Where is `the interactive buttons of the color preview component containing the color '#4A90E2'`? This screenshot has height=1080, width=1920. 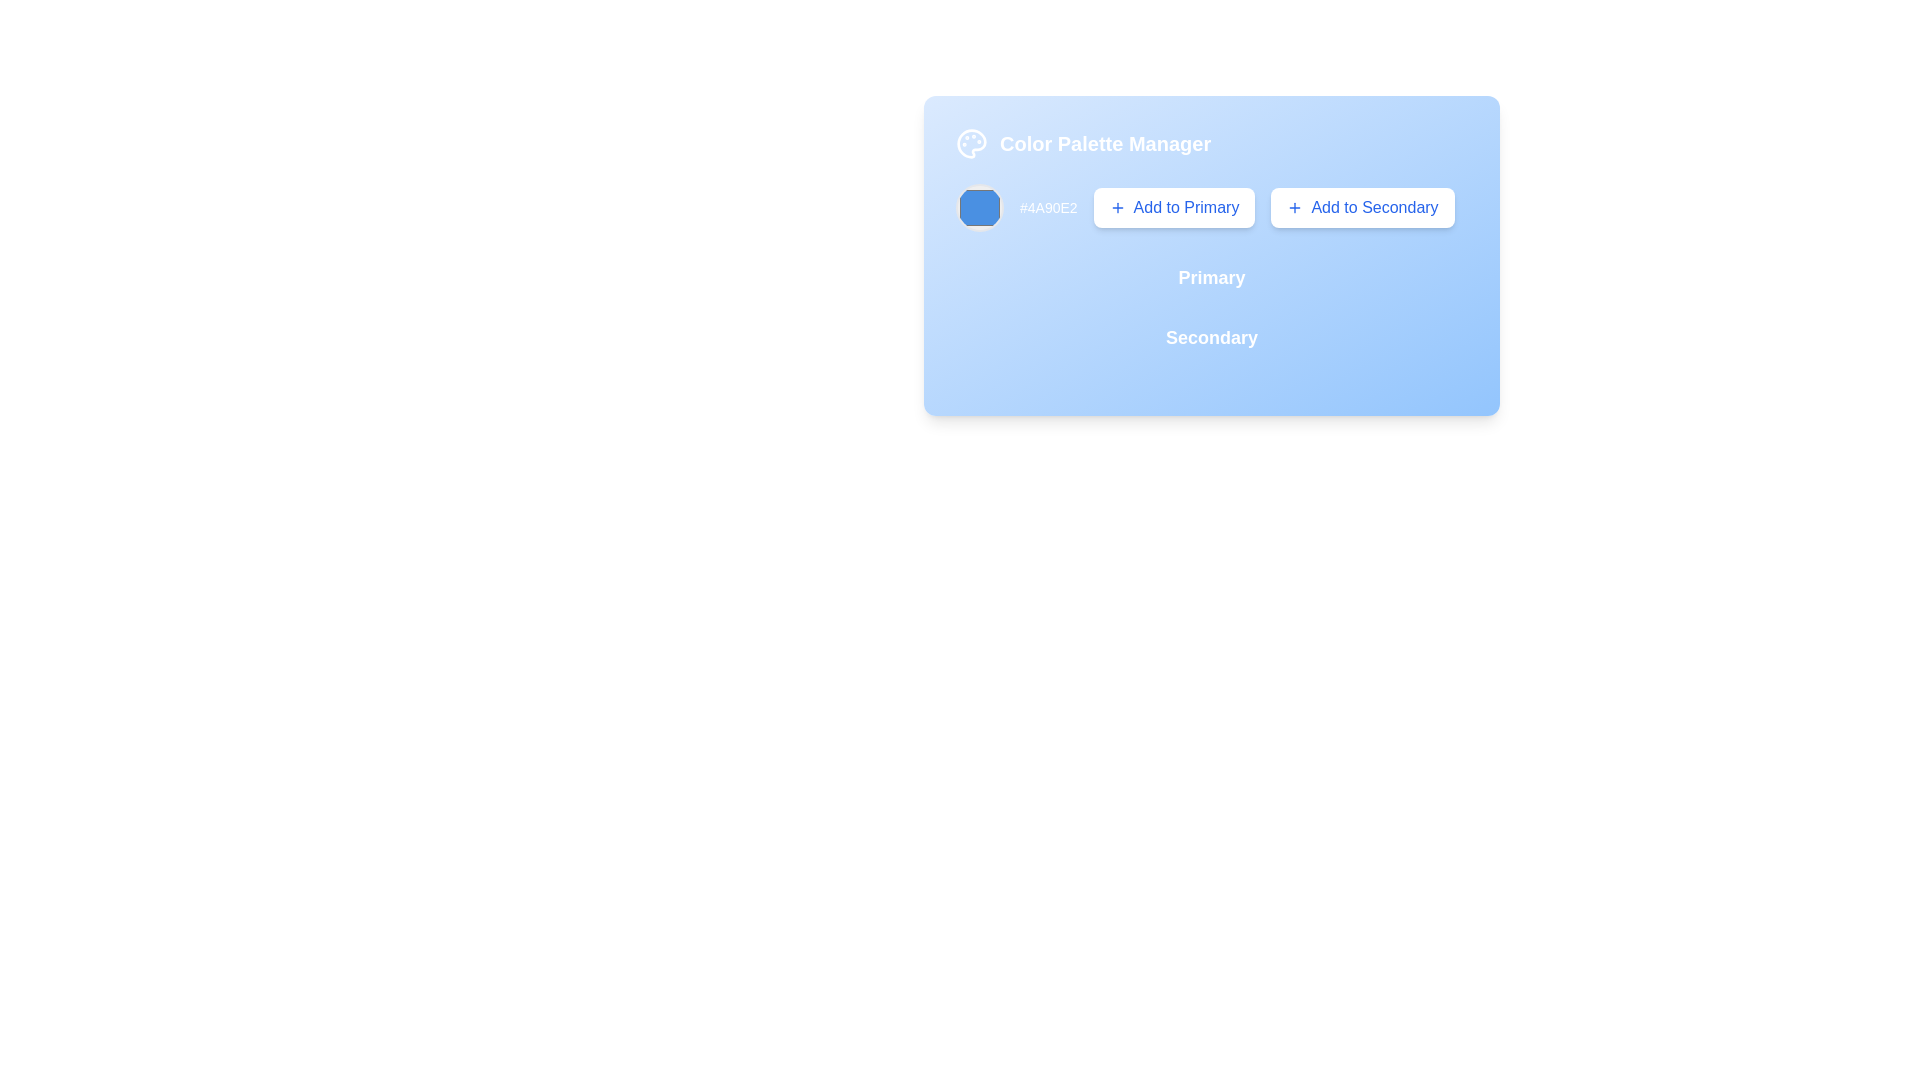
the interactive buttons of the color preview component containing the color '#4A90E2' is located at coordinates (1210, 208).